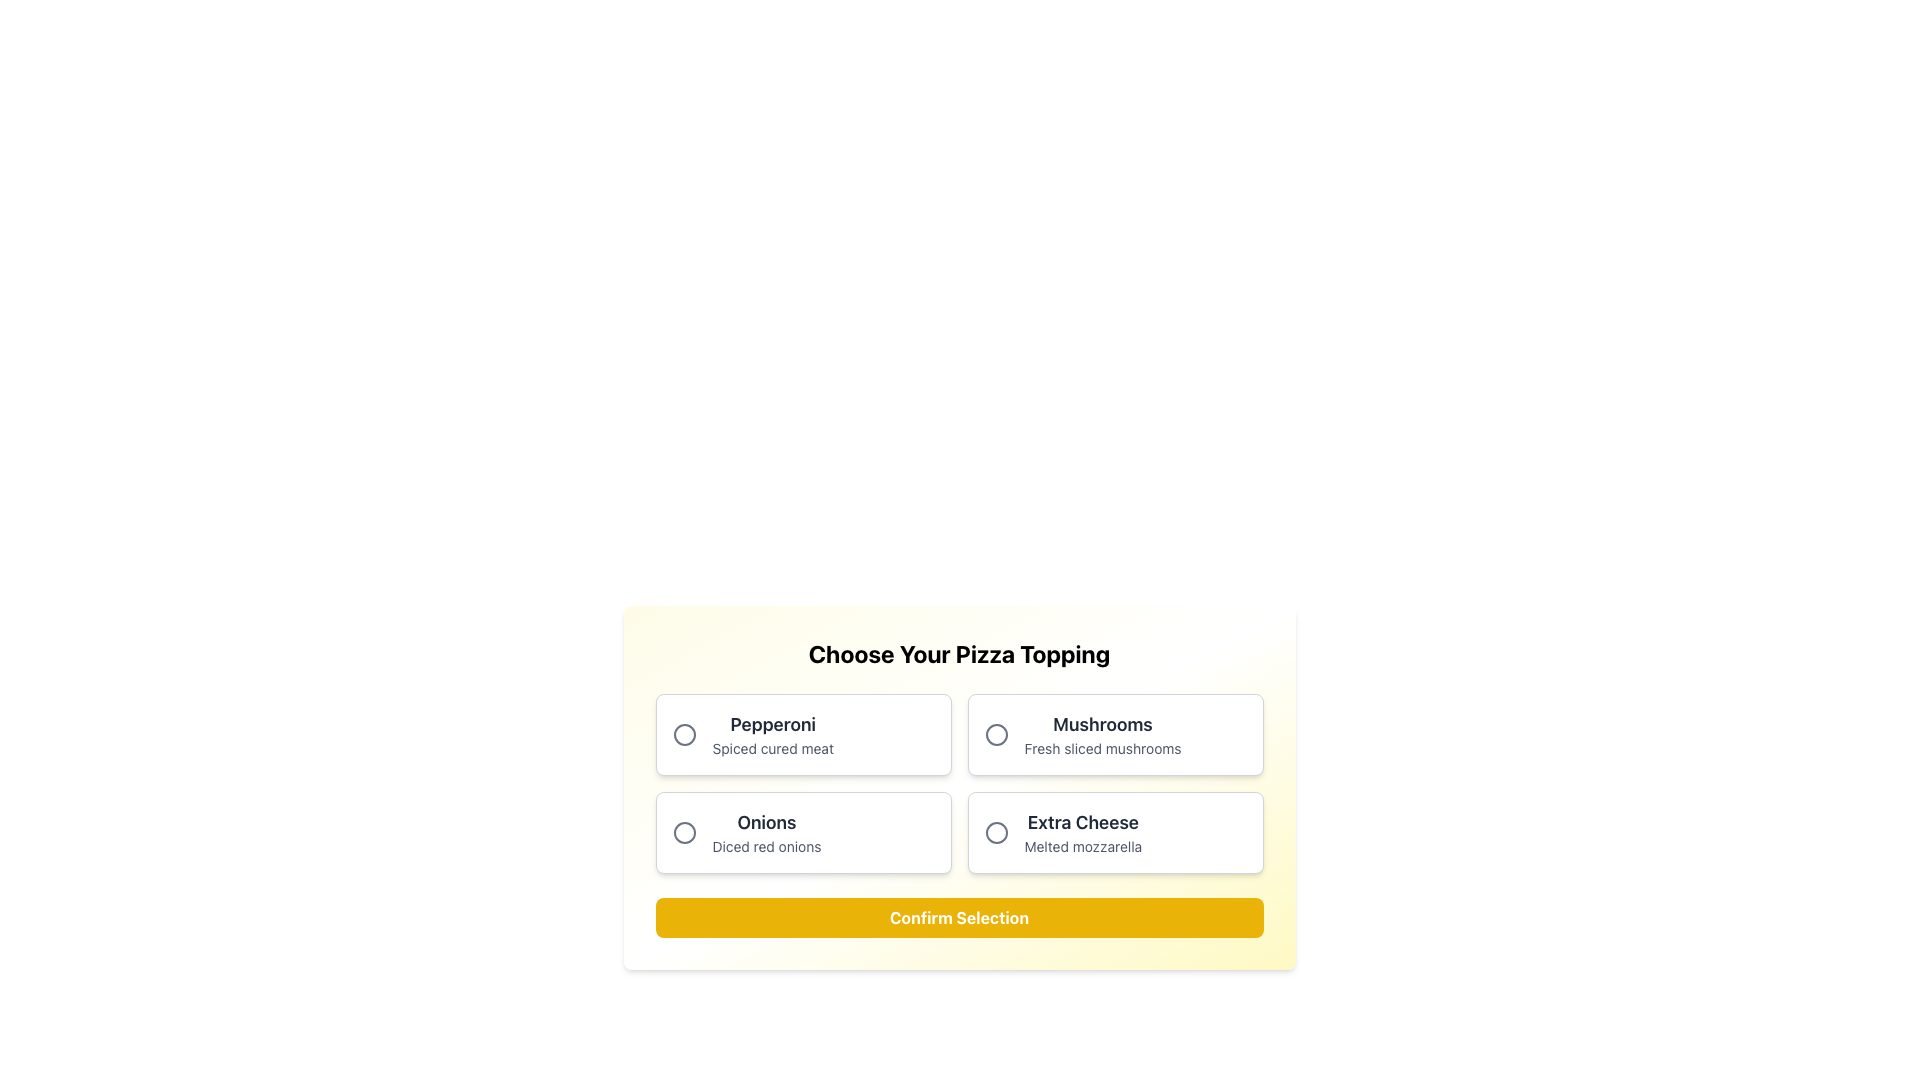  Describe the element at coordinates (1114, 735) in the screenshot. I see `the 'Mushrooms' selectable card option` at that location.